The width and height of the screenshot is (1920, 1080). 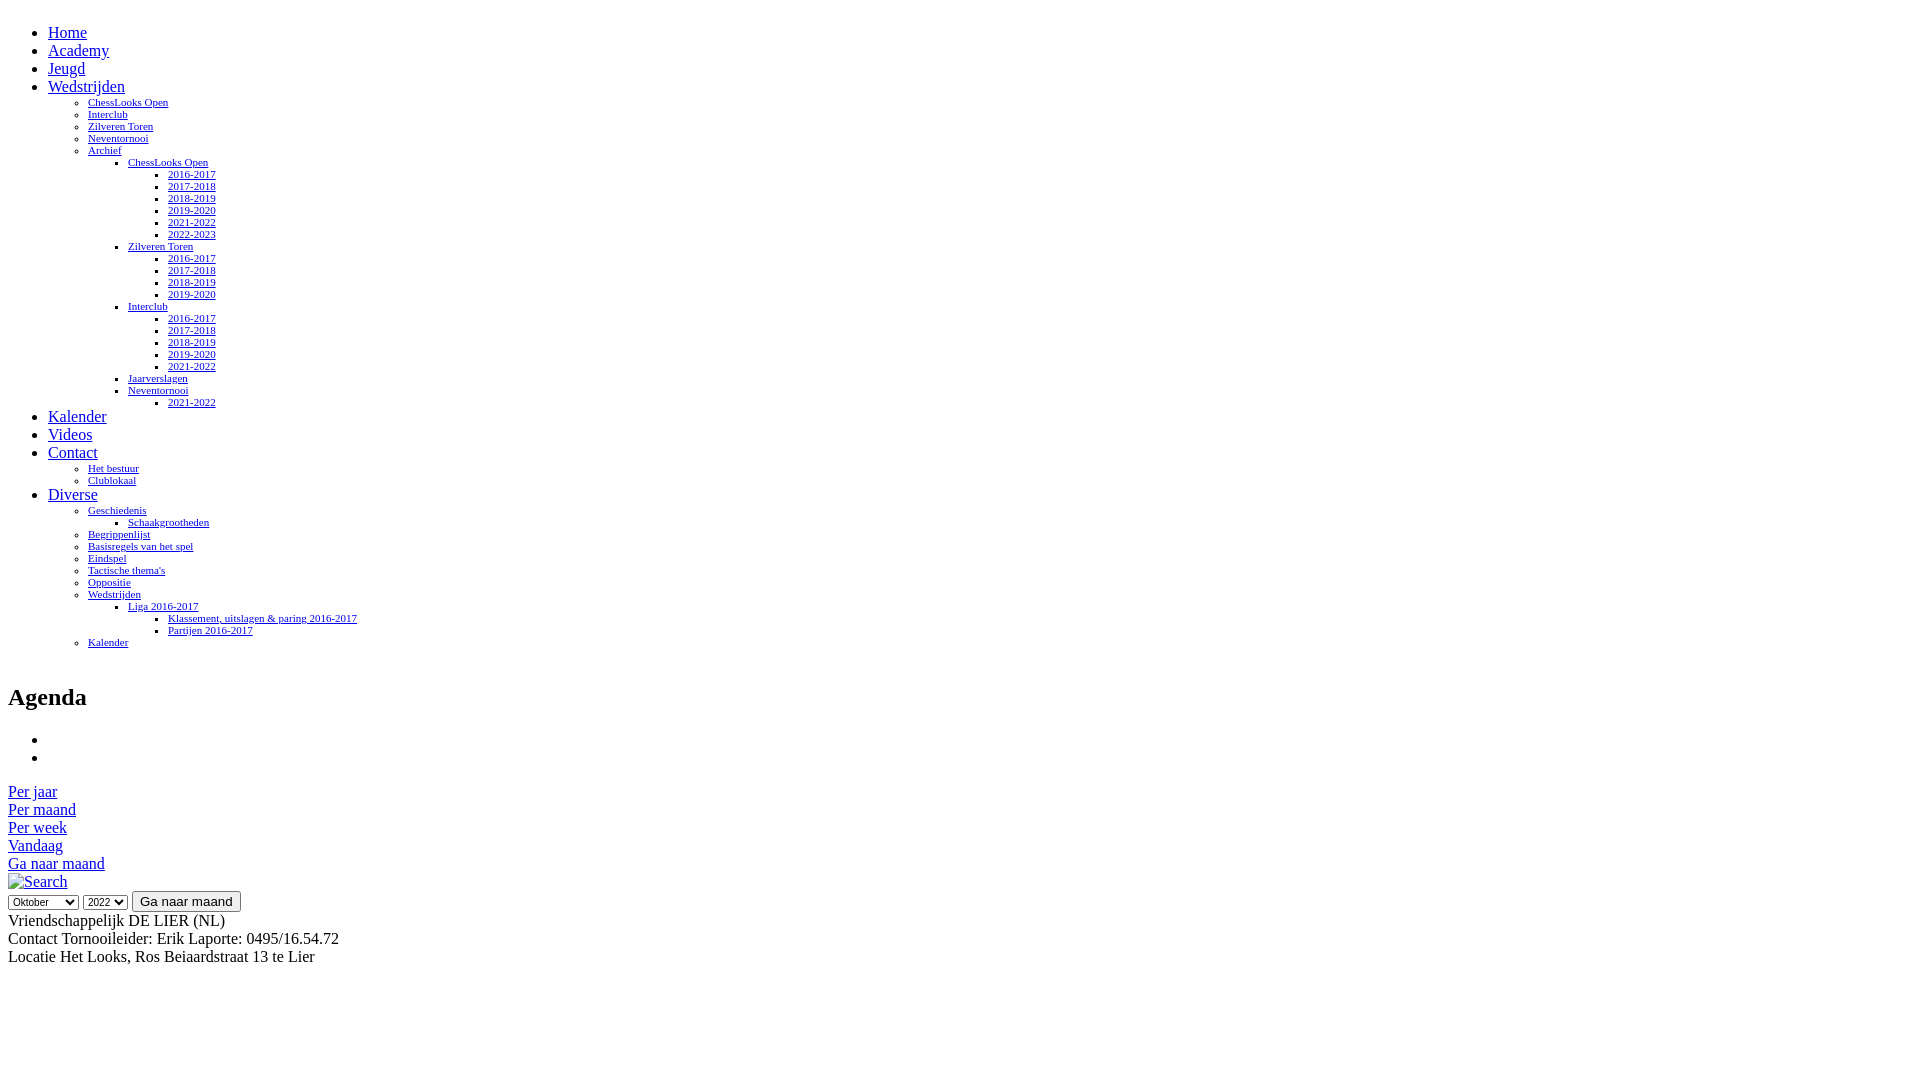 What do you see at coordinates (113, 593) in the screenshot?
I see `'Wedstrijden'` at bounding box center [113, 593].